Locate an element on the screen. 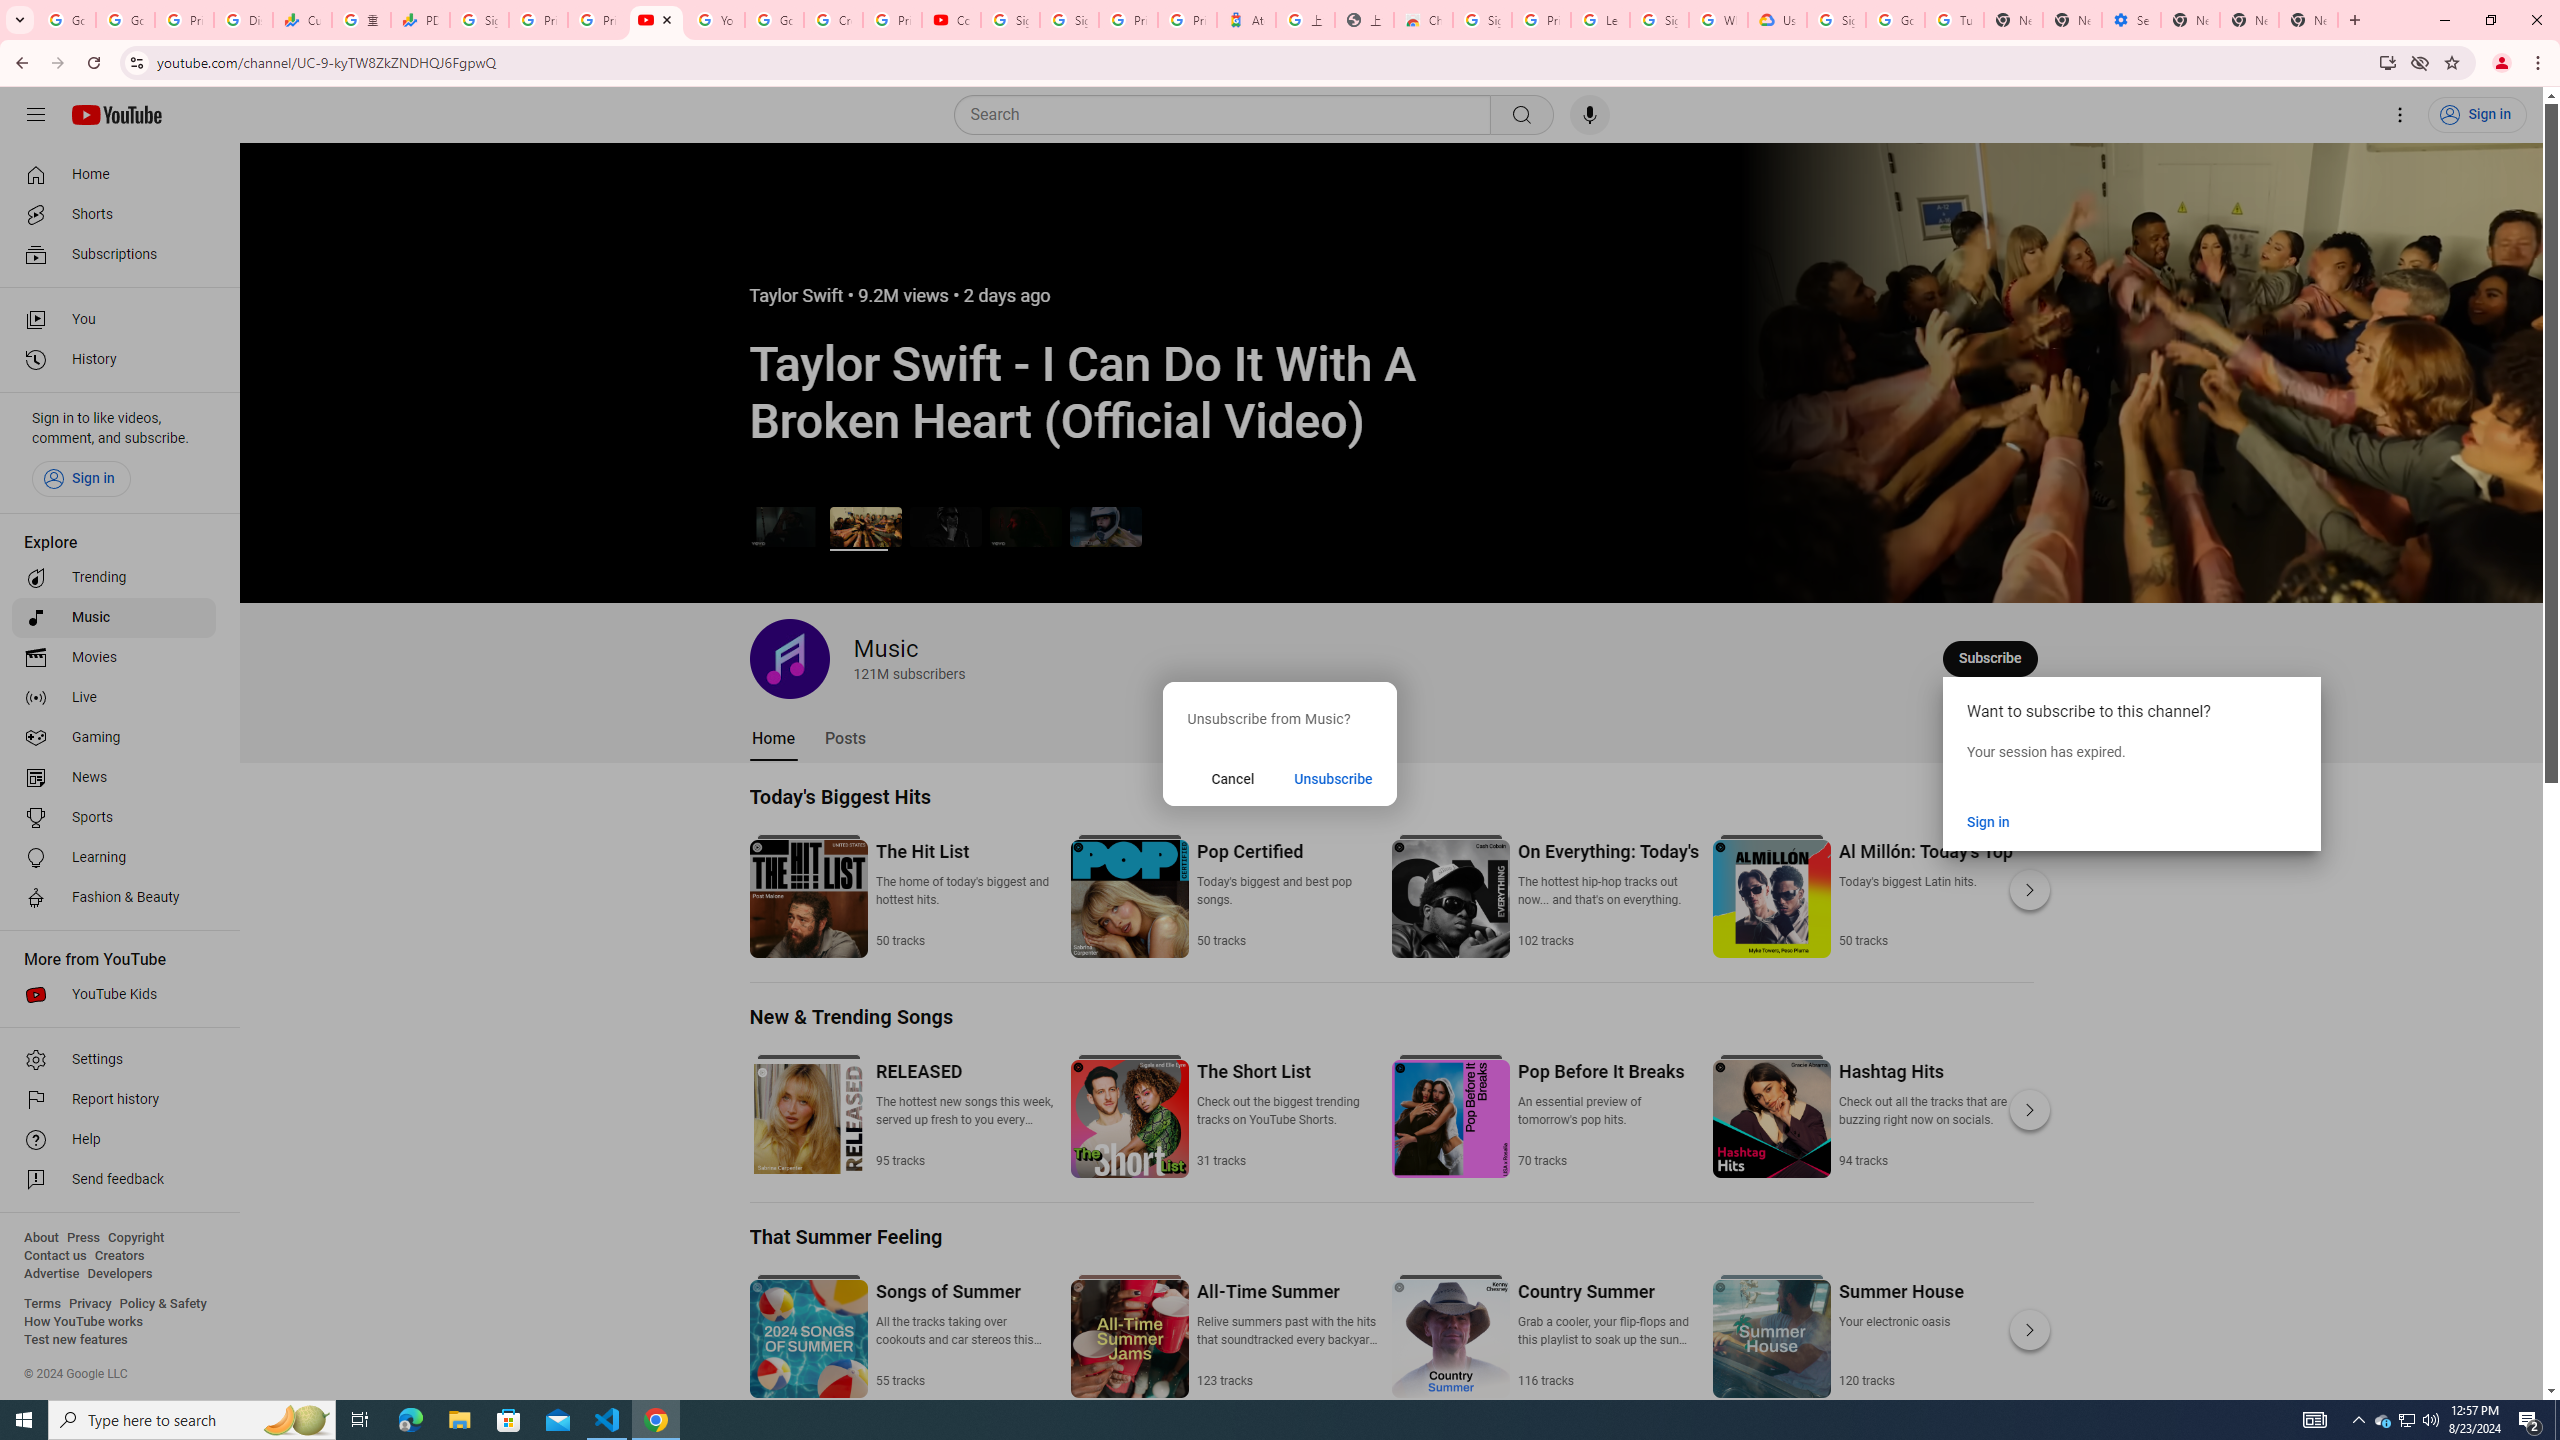  'Unsubscribe' is located at coordinates (1332, 778).